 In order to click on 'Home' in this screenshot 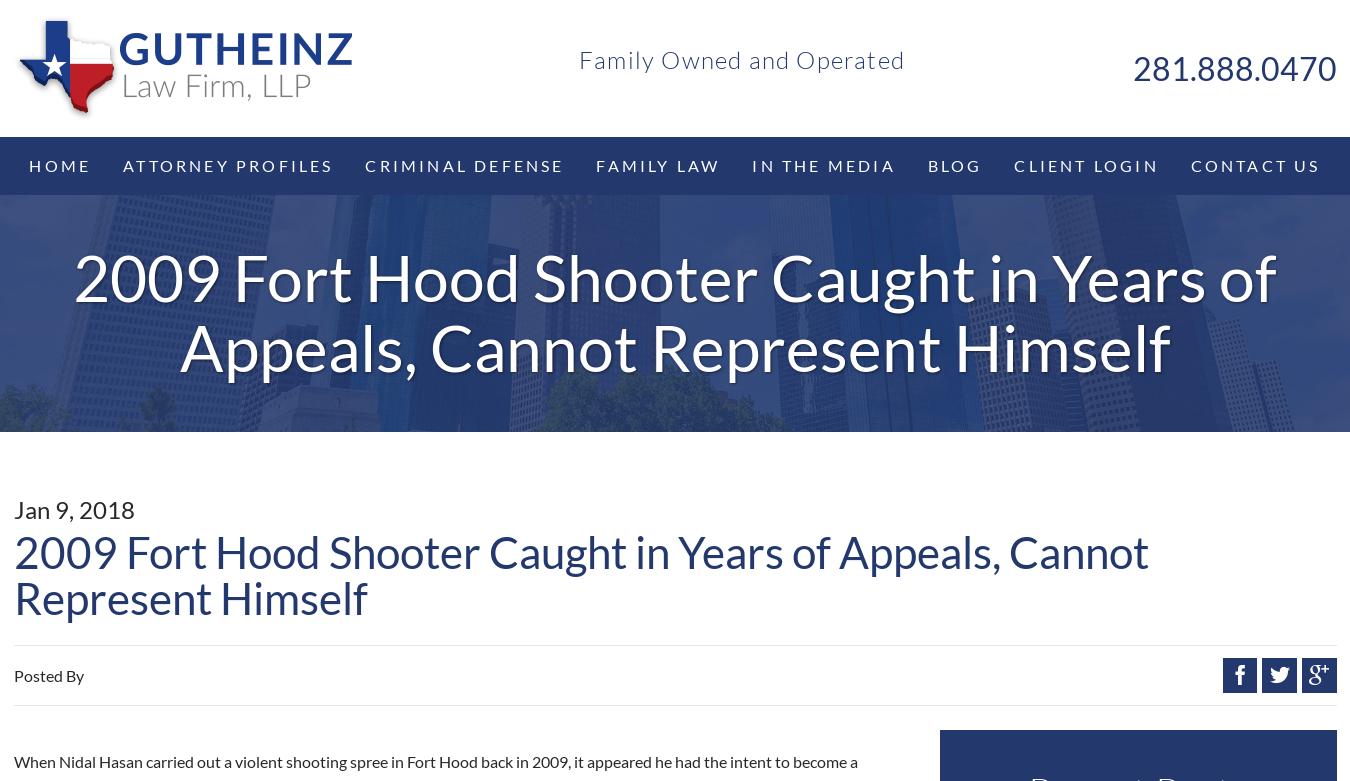, I will do `click(58, 163)`.